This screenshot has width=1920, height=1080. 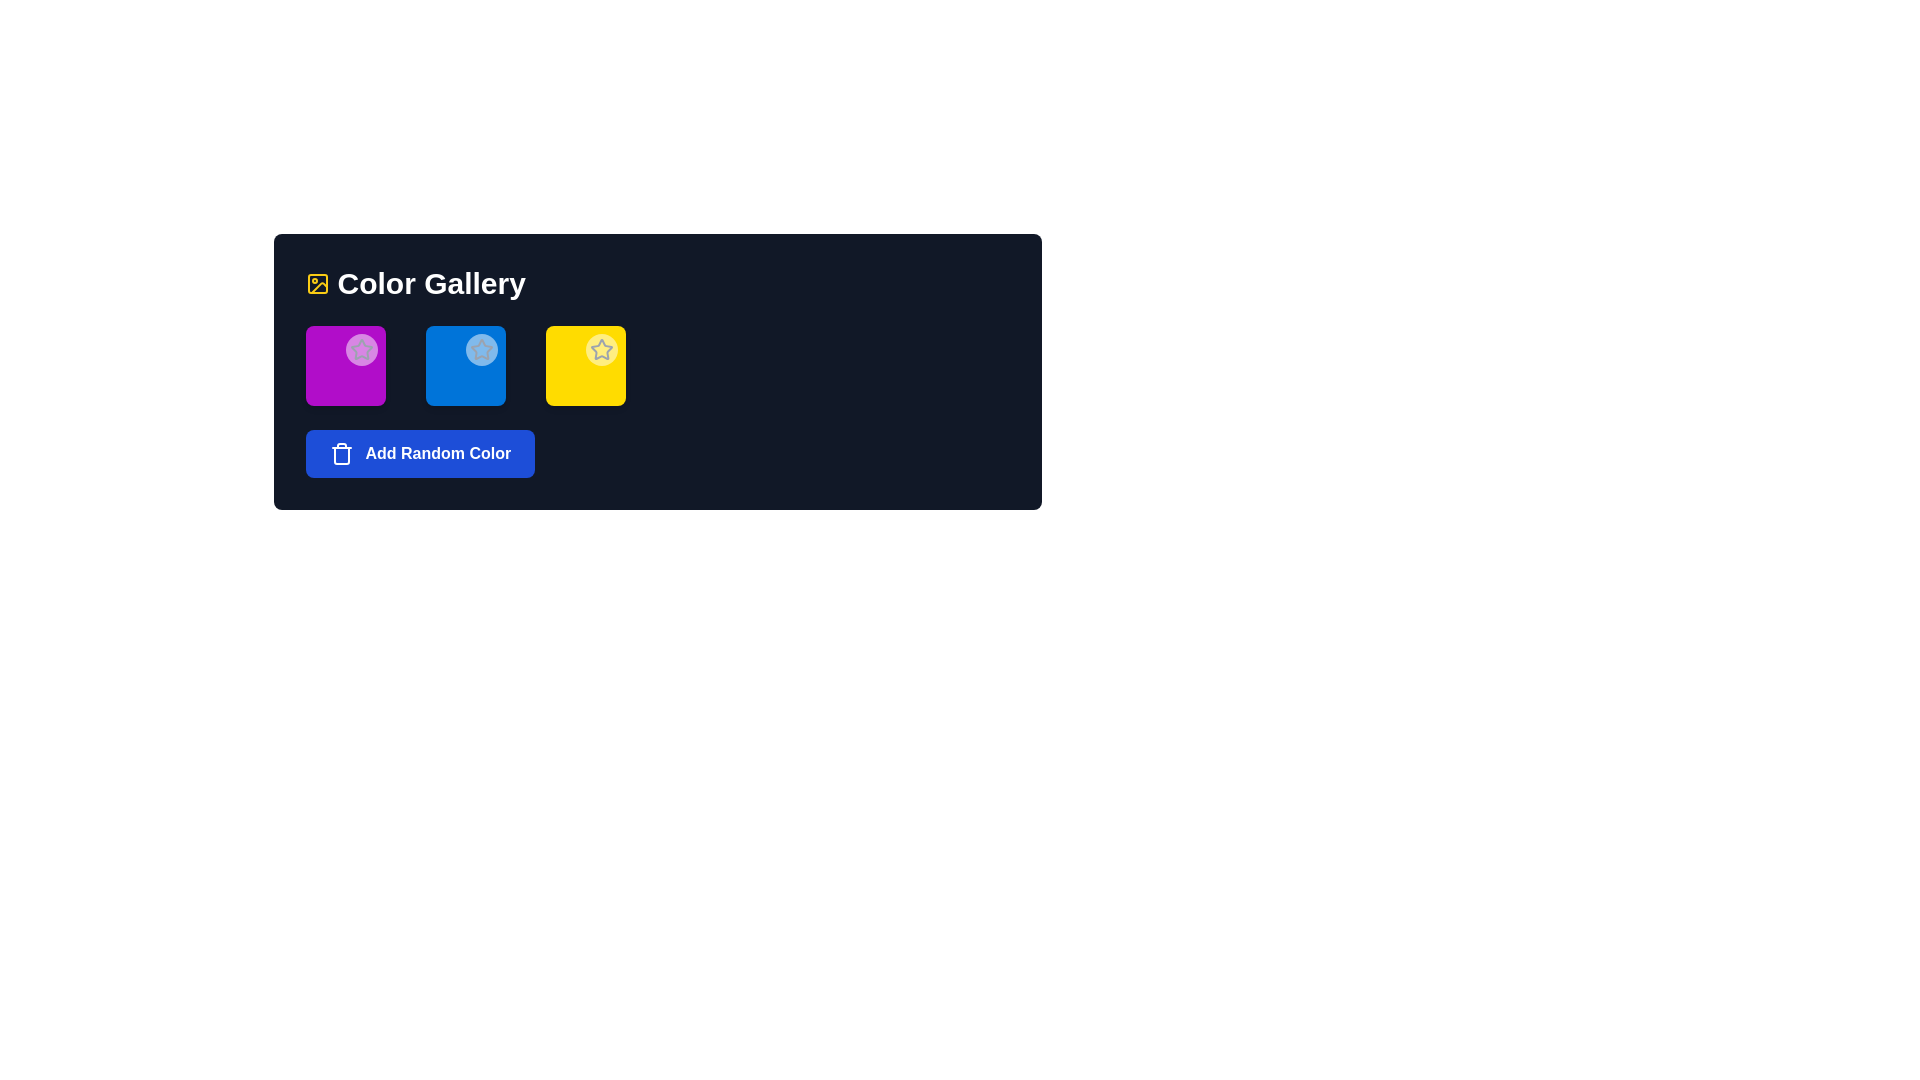 I want to click on the first star-shaped icon with a thin gray outline in the 'Color Gallery' section, so click(x=361, y=349).